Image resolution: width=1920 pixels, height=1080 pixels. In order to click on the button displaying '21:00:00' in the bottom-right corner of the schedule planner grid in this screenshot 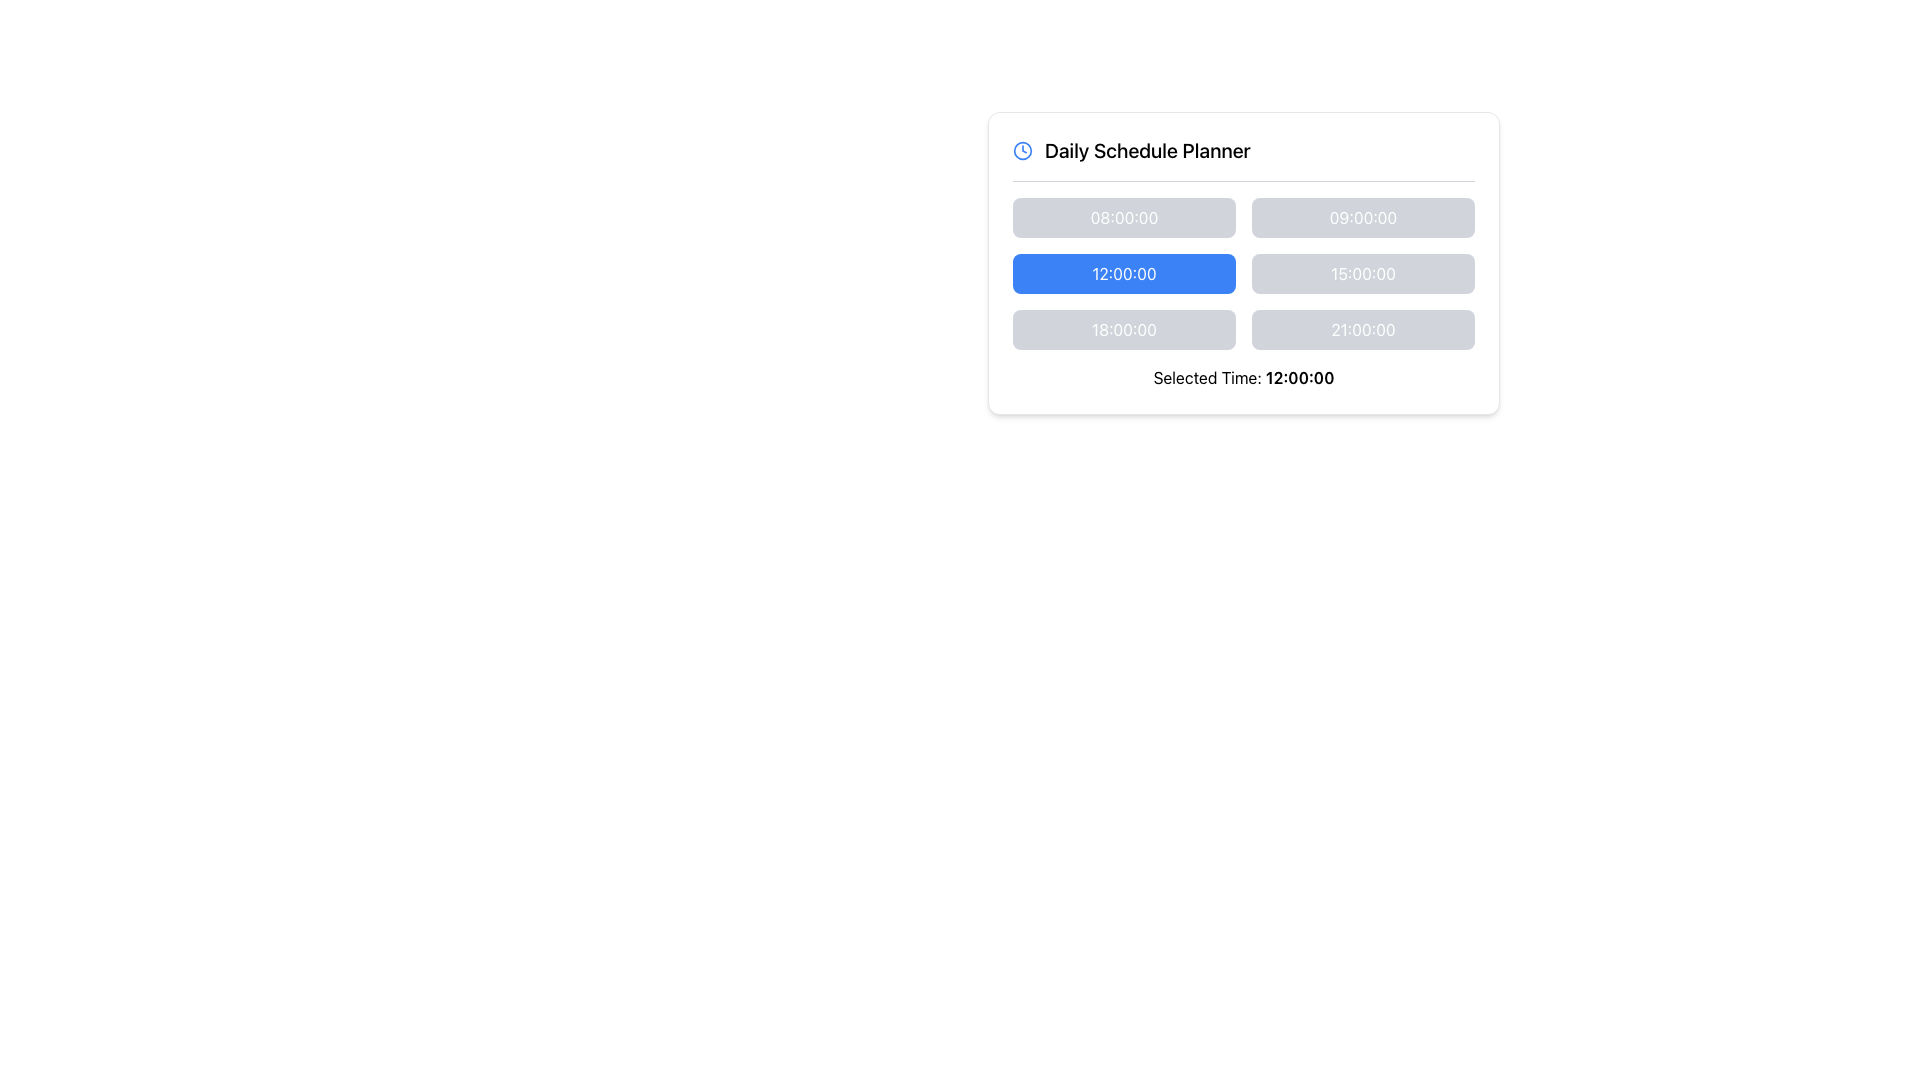, I will do `click(1362, 329)`.